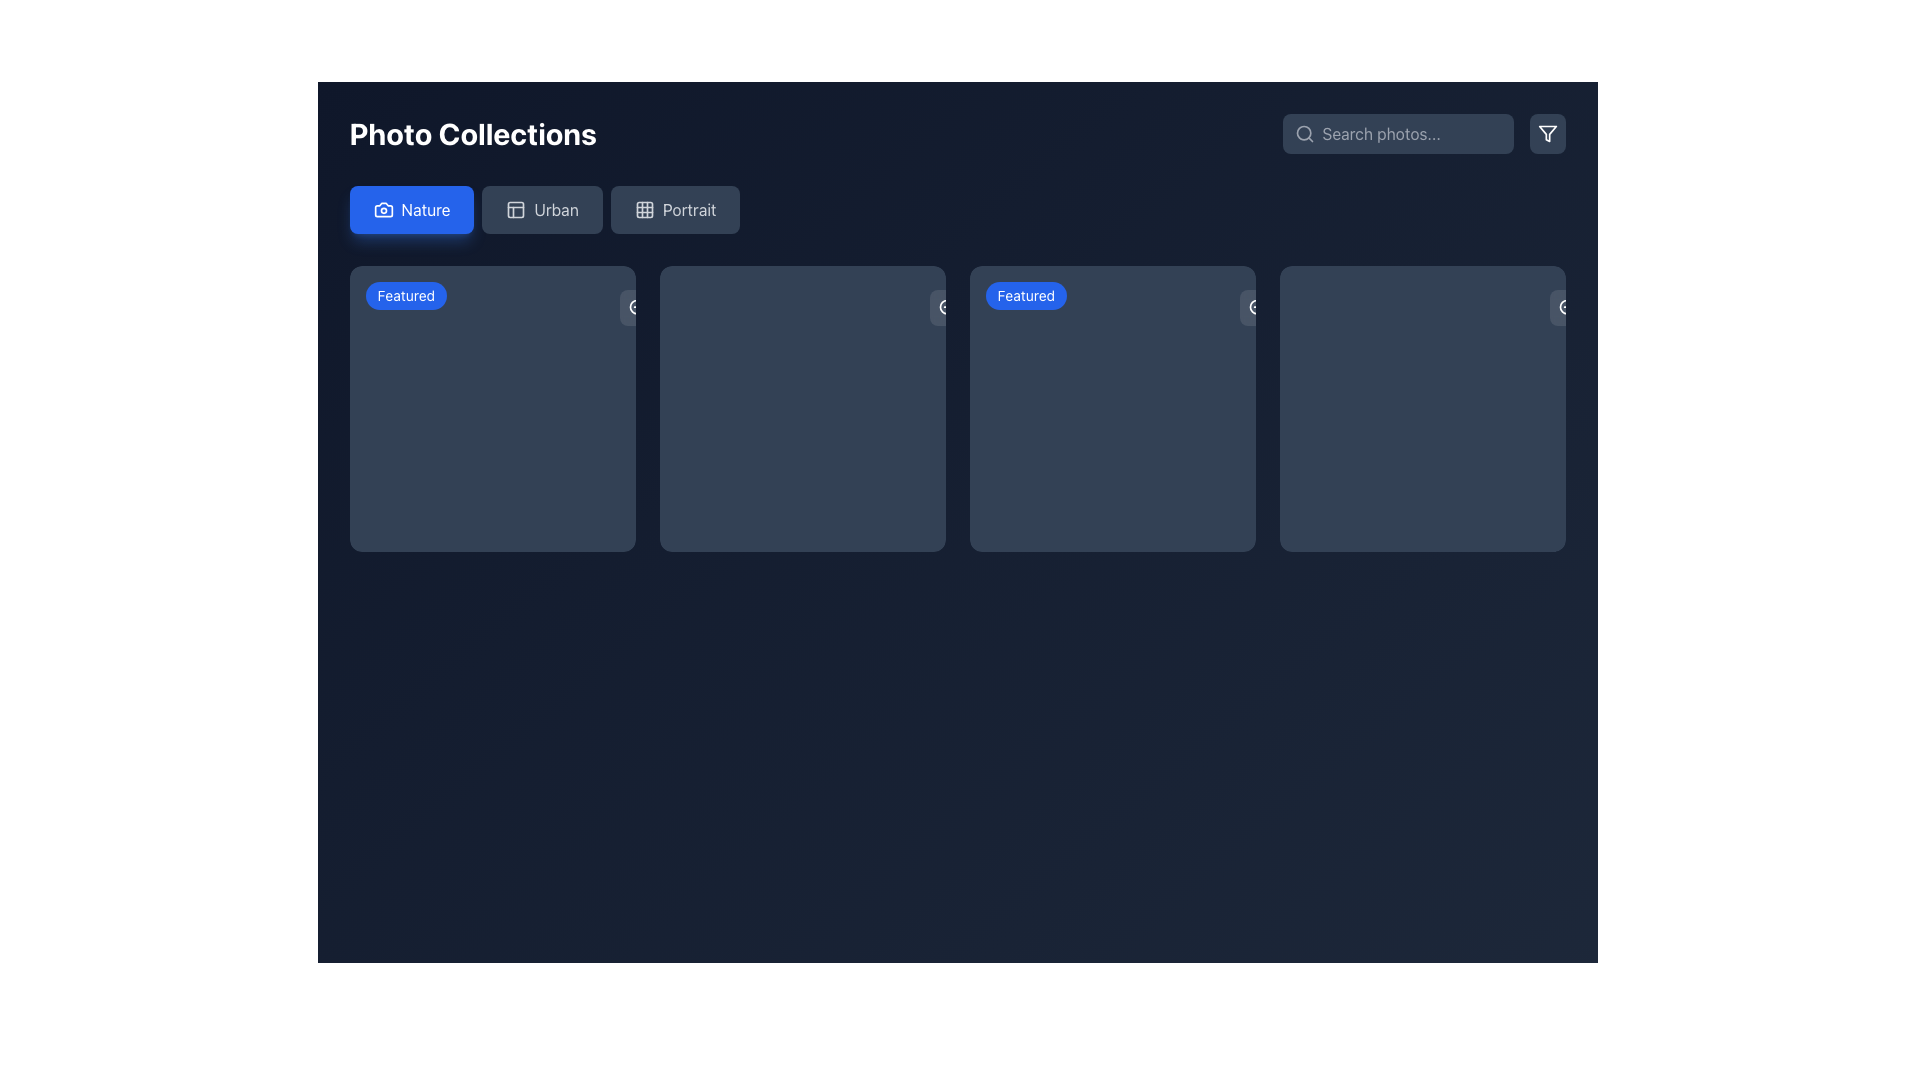 The height and width of the screenshot is (1080, 1920). I want to click on the small circle shape that is part of the search icon design, which represents the lens portion of the magnifying glass located in the top right corner of the interface, so click(1303, 133).